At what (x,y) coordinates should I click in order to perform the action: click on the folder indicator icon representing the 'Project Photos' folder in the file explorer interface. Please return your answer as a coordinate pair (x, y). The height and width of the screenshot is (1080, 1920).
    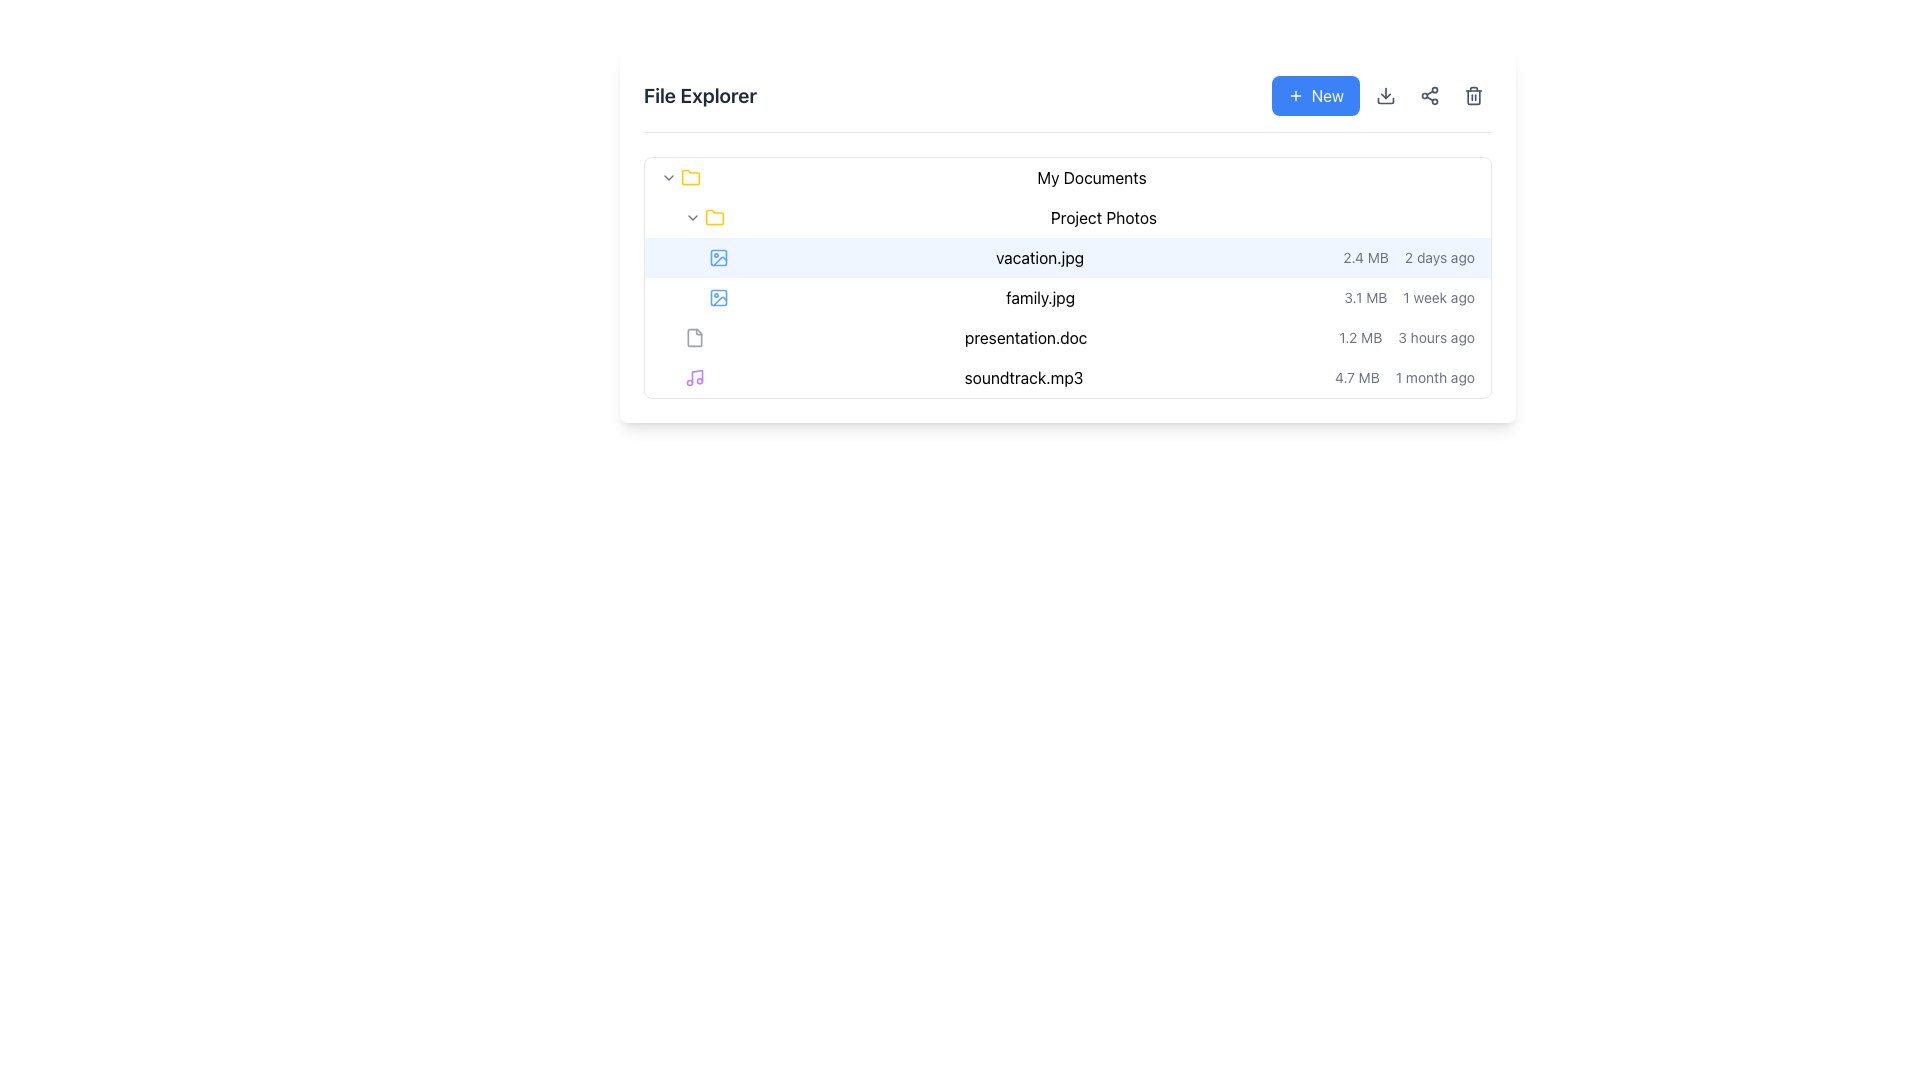
    Looking at the image, I should click on (715, 218).